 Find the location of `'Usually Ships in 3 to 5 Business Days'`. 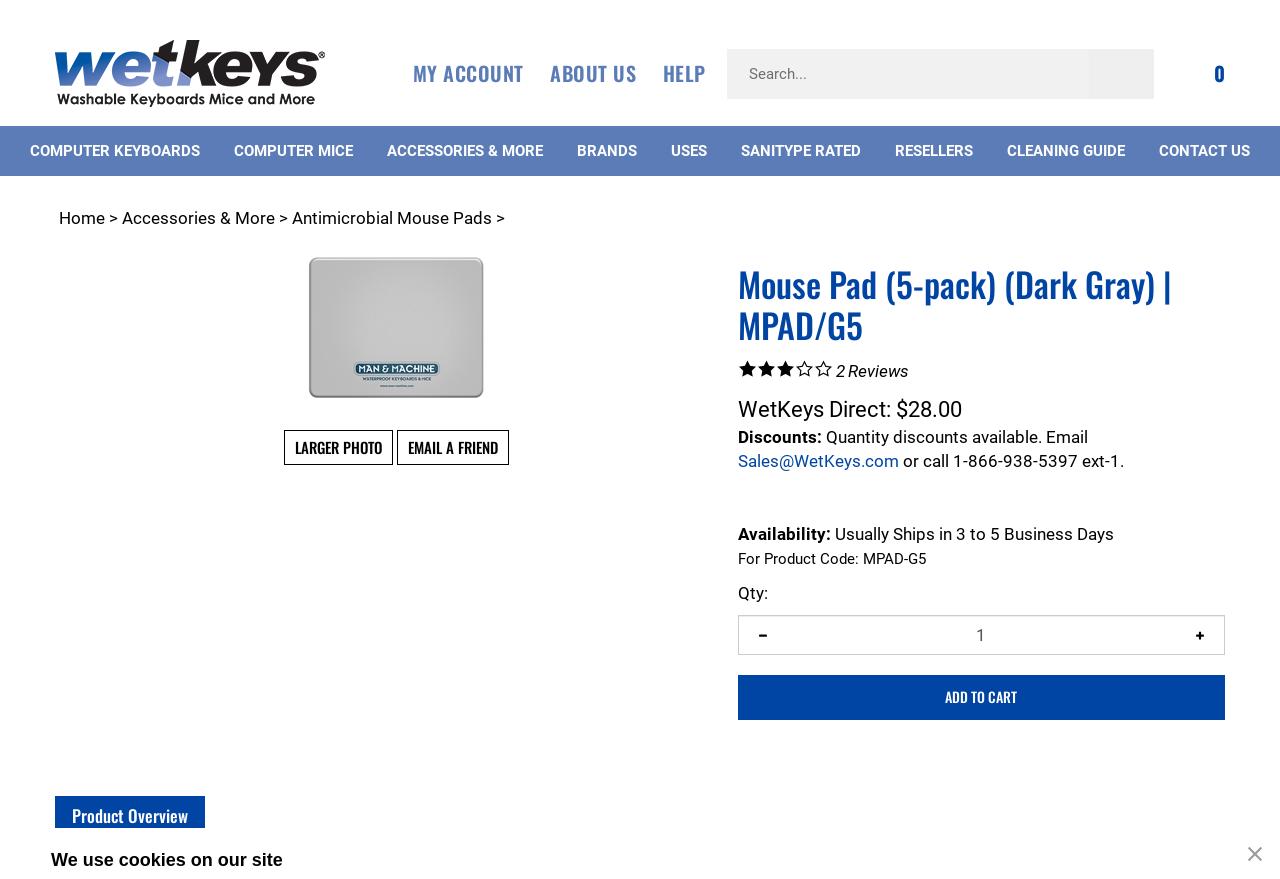

'Usually Ships in 3 to 5 Business Days' is located at coordinates (971, 533).